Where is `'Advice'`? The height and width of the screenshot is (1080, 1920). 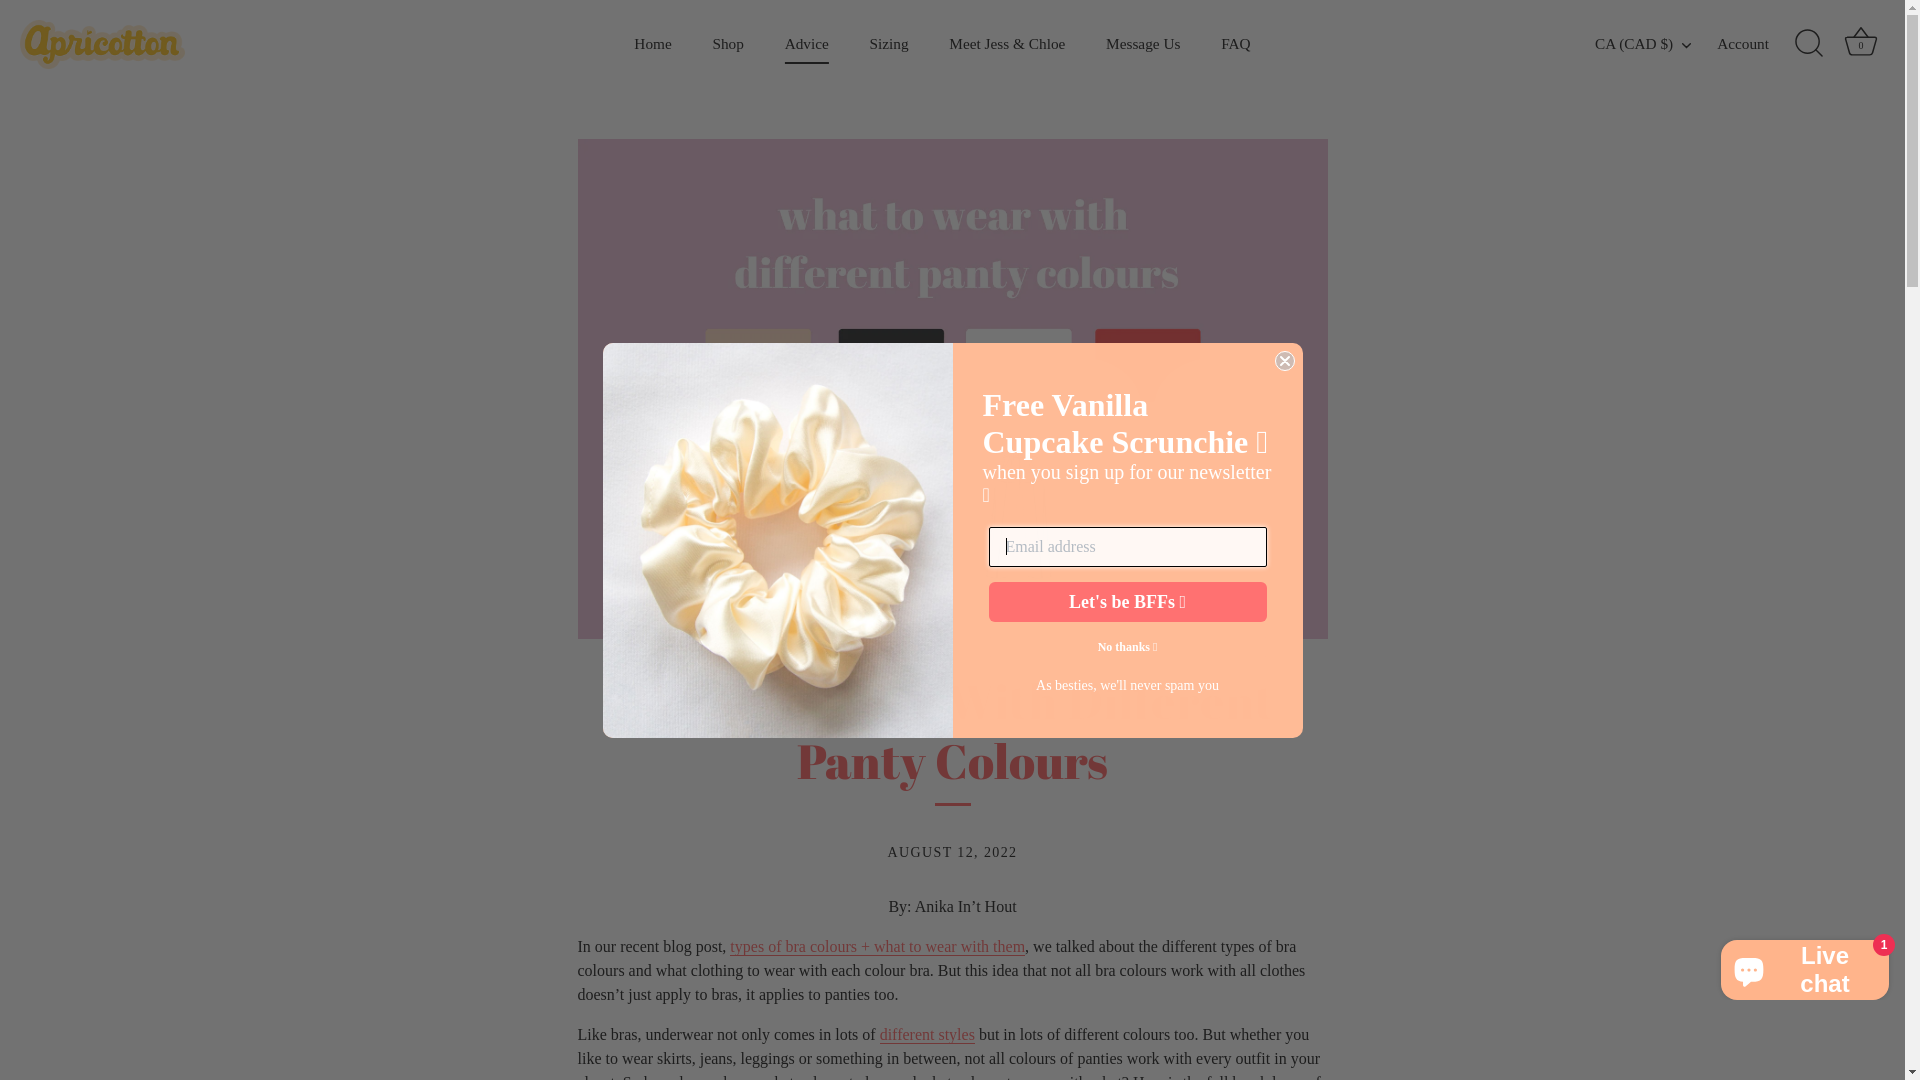 'Advice' is located at coordinates (806, 44).